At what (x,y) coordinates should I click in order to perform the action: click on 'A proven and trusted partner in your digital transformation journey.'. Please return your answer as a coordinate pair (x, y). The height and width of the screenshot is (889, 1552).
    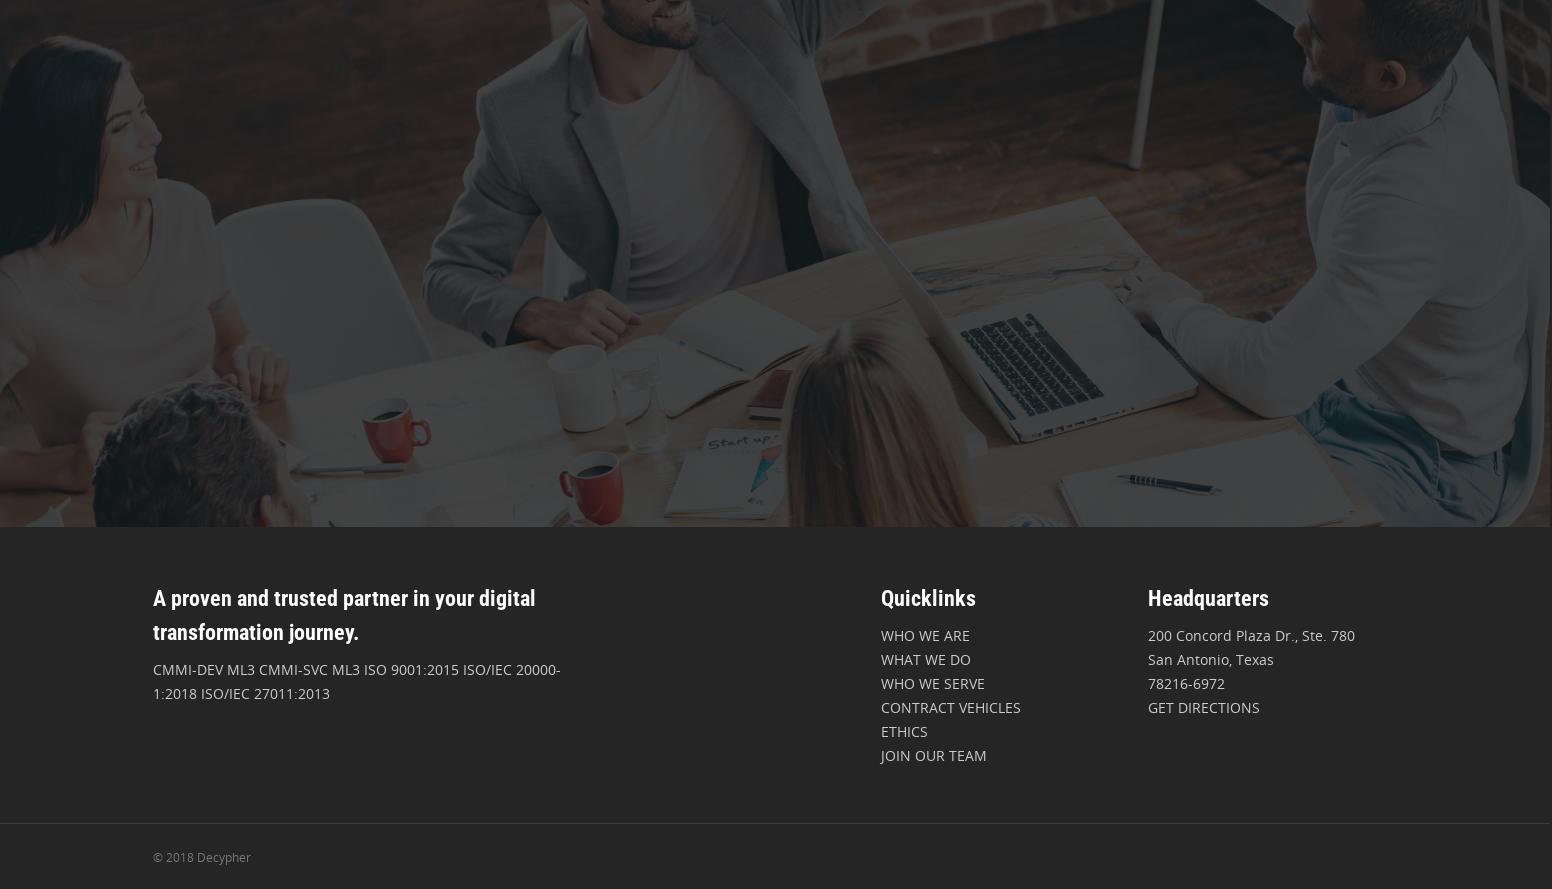
    Looking at the image, I should click on (343, 614).